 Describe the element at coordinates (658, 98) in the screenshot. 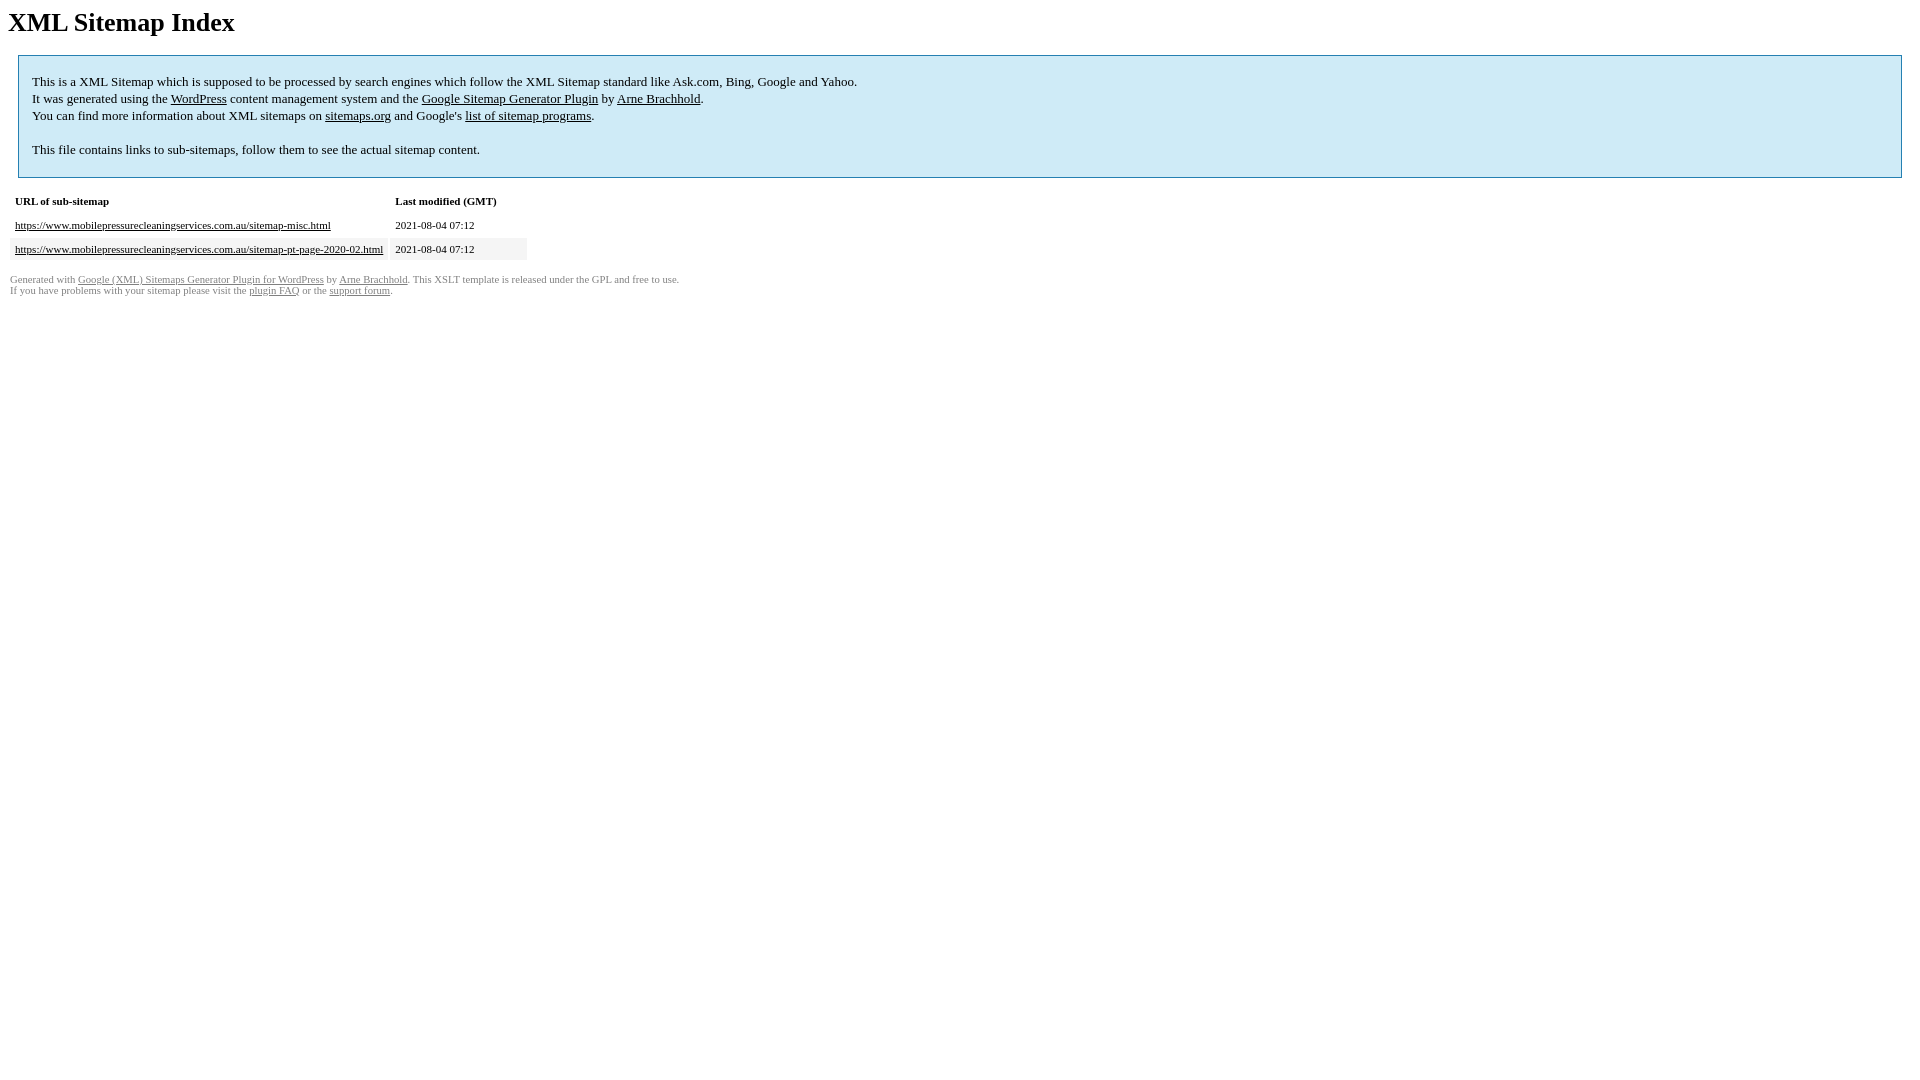

I see `'Arne Brachhold'` at that location.